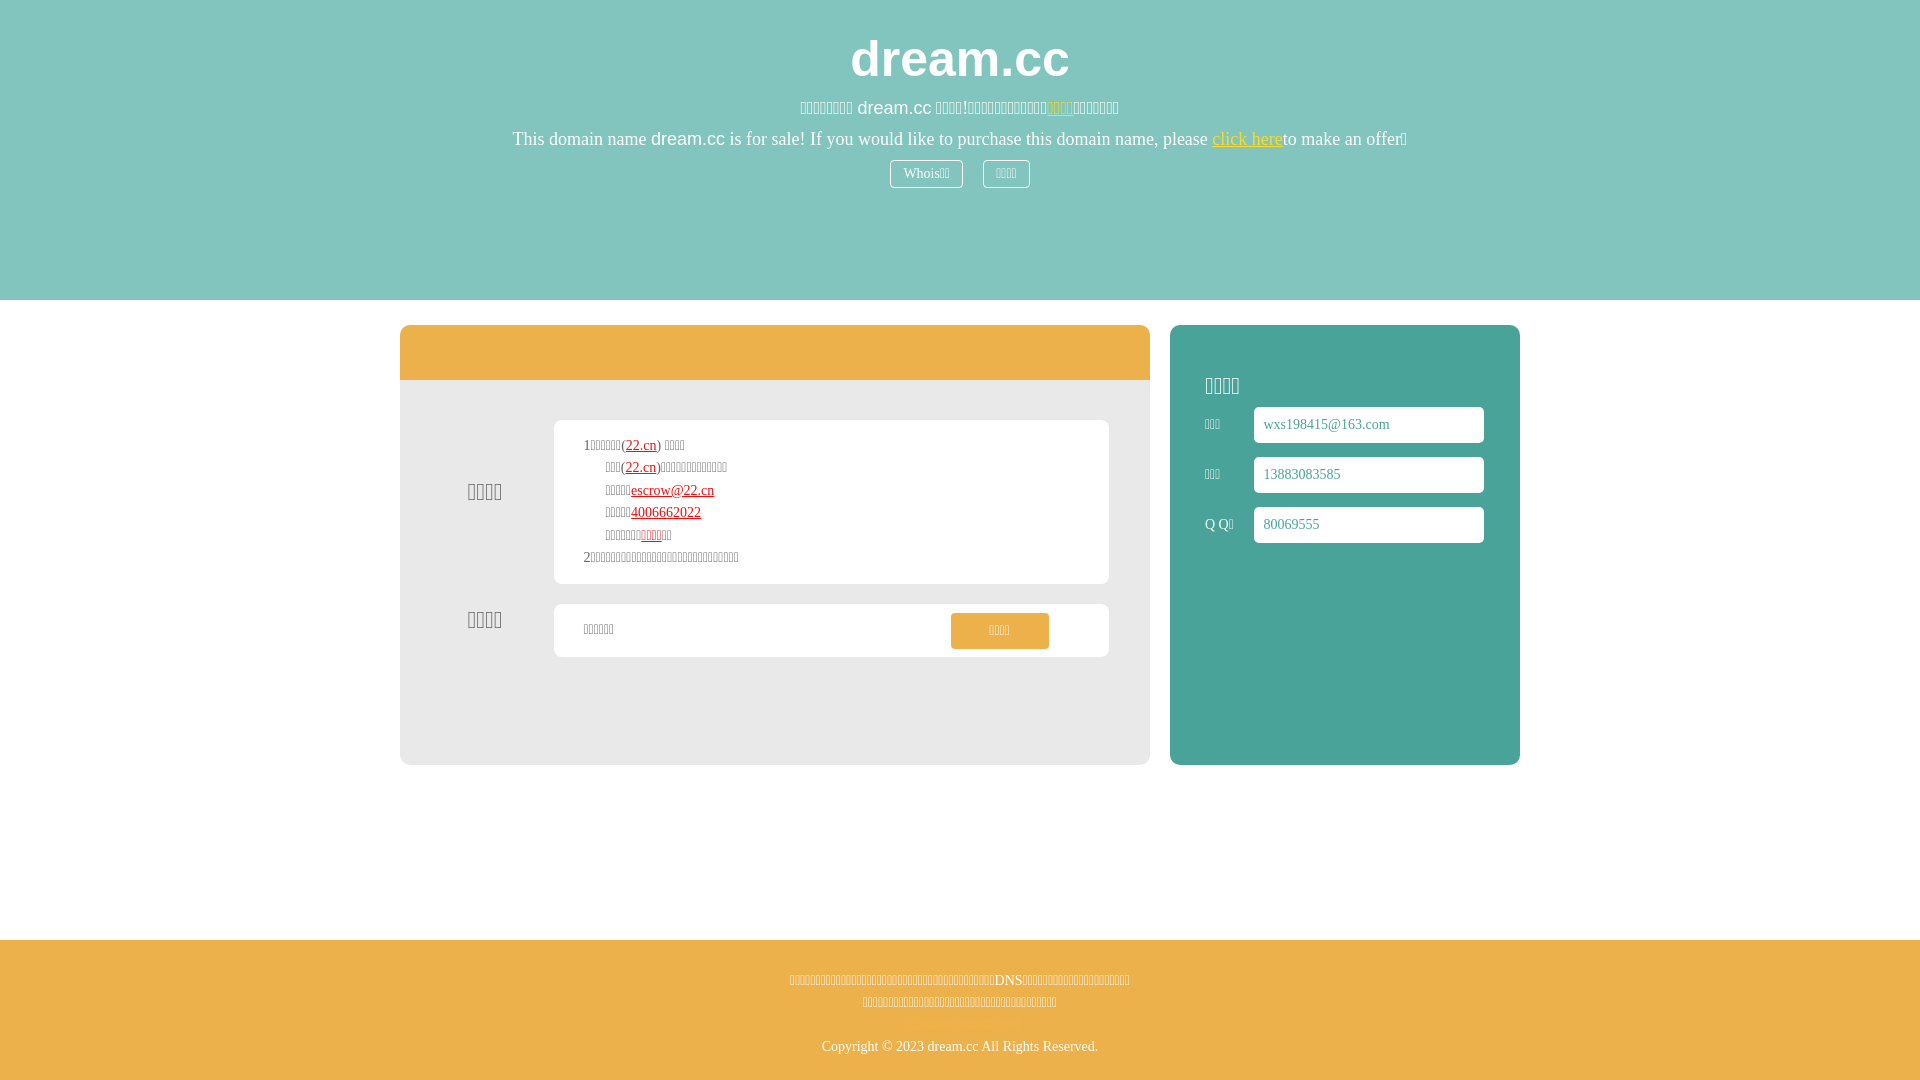 Image resolution: width=1920 pixels, height=1080 pixels. What do you see at coordinates (641, 467) in the screenshot?
I see `'22.cn'` at bounding box center [641, 467].